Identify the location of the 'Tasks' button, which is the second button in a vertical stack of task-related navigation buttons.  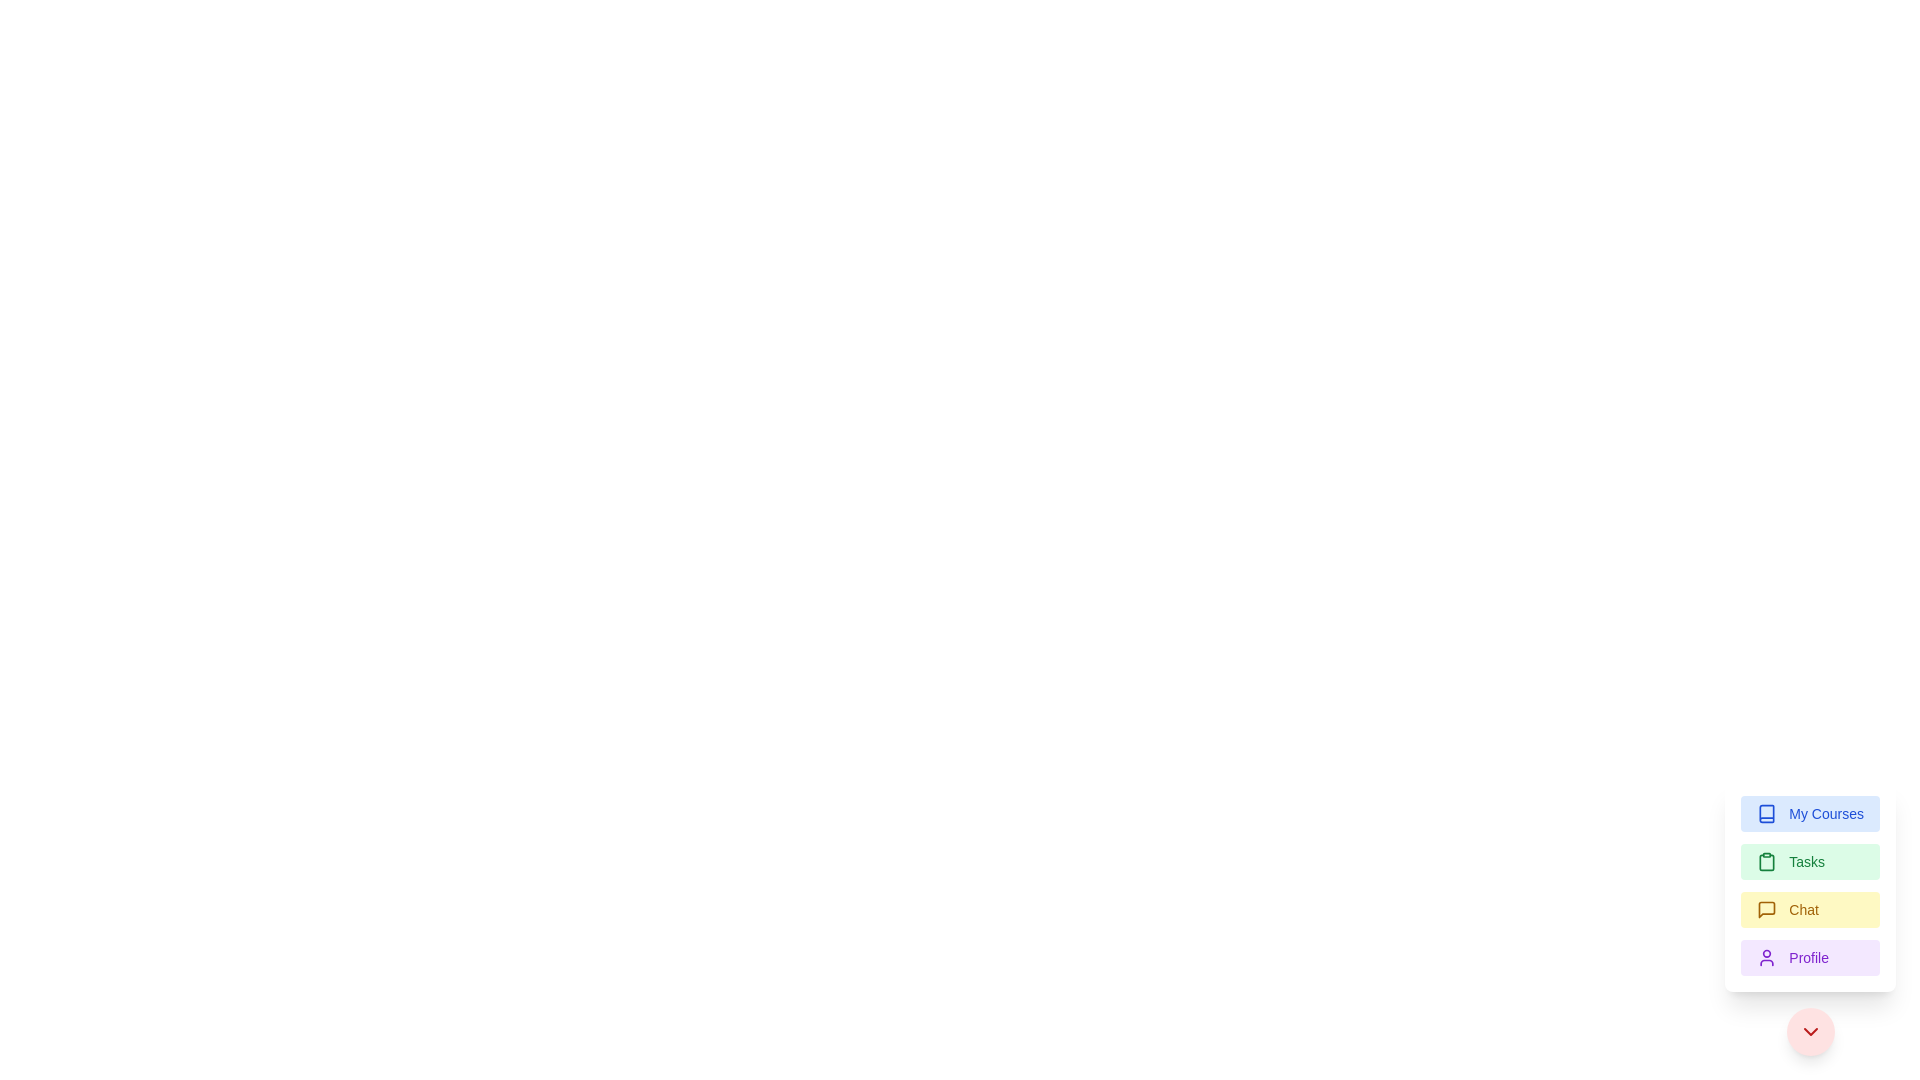
(1810, 860).